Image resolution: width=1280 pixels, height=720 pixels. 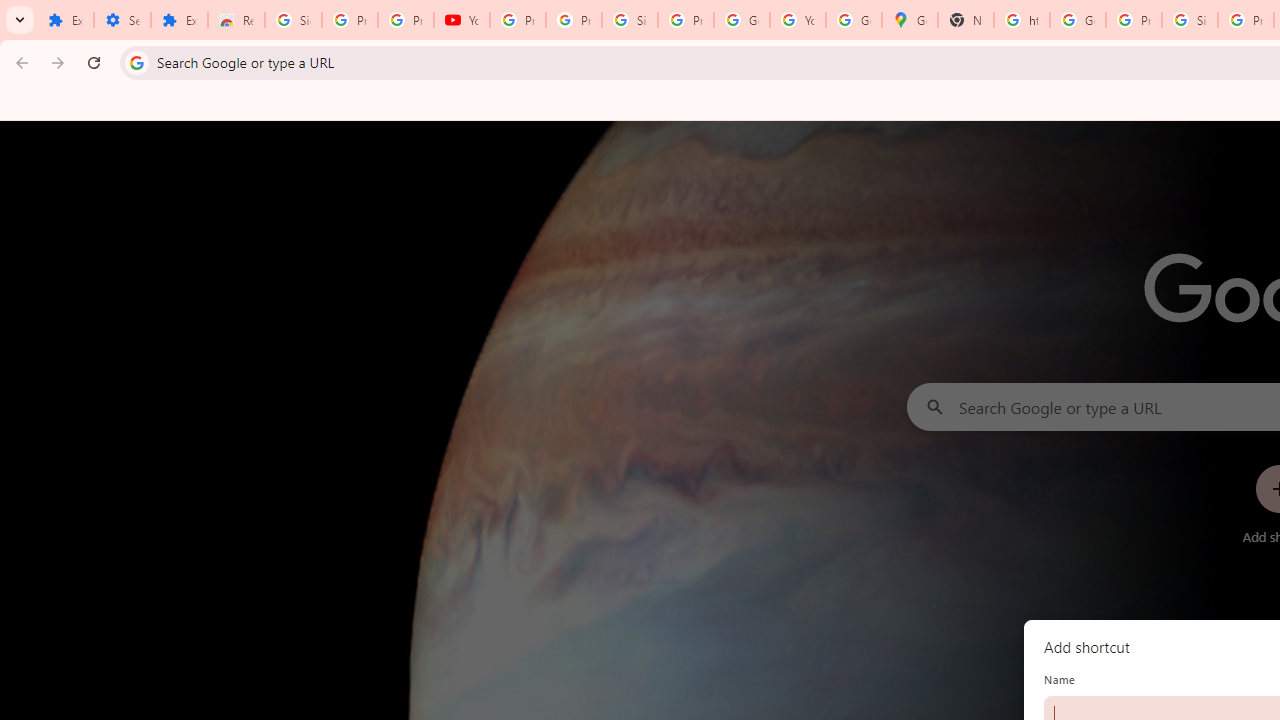 What do you see at coordinates (909, 20) in the screenshot?
I see `'Google Maps'` at bounding box center [909, 20].